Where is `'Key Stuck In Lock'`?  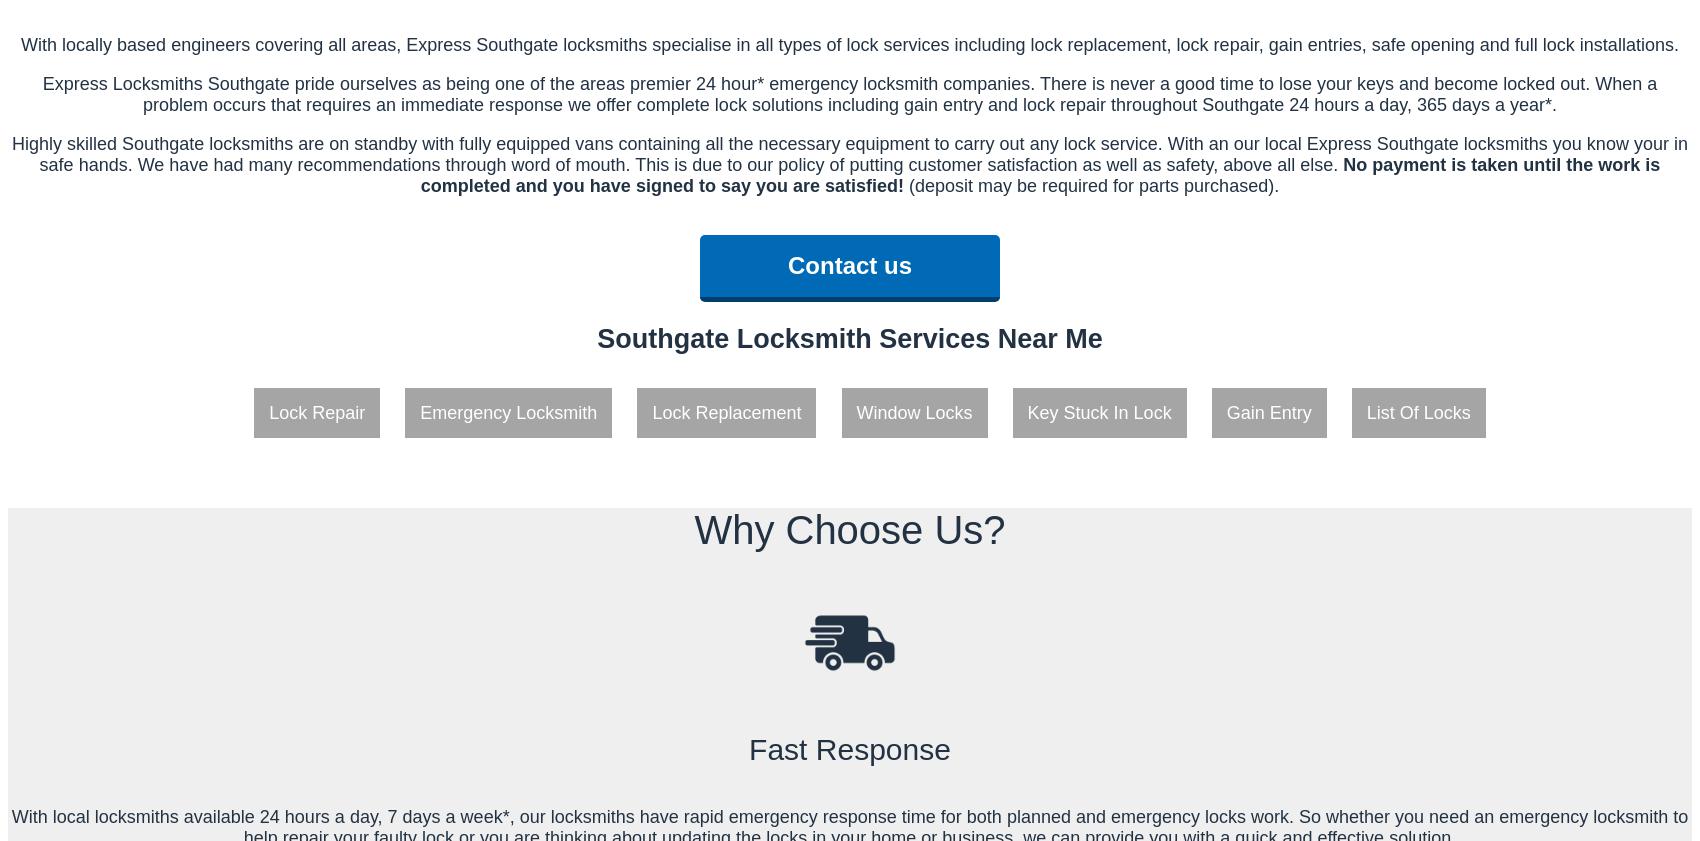 'Key Stuck In Lock' is located at coordinates (1025, 411).